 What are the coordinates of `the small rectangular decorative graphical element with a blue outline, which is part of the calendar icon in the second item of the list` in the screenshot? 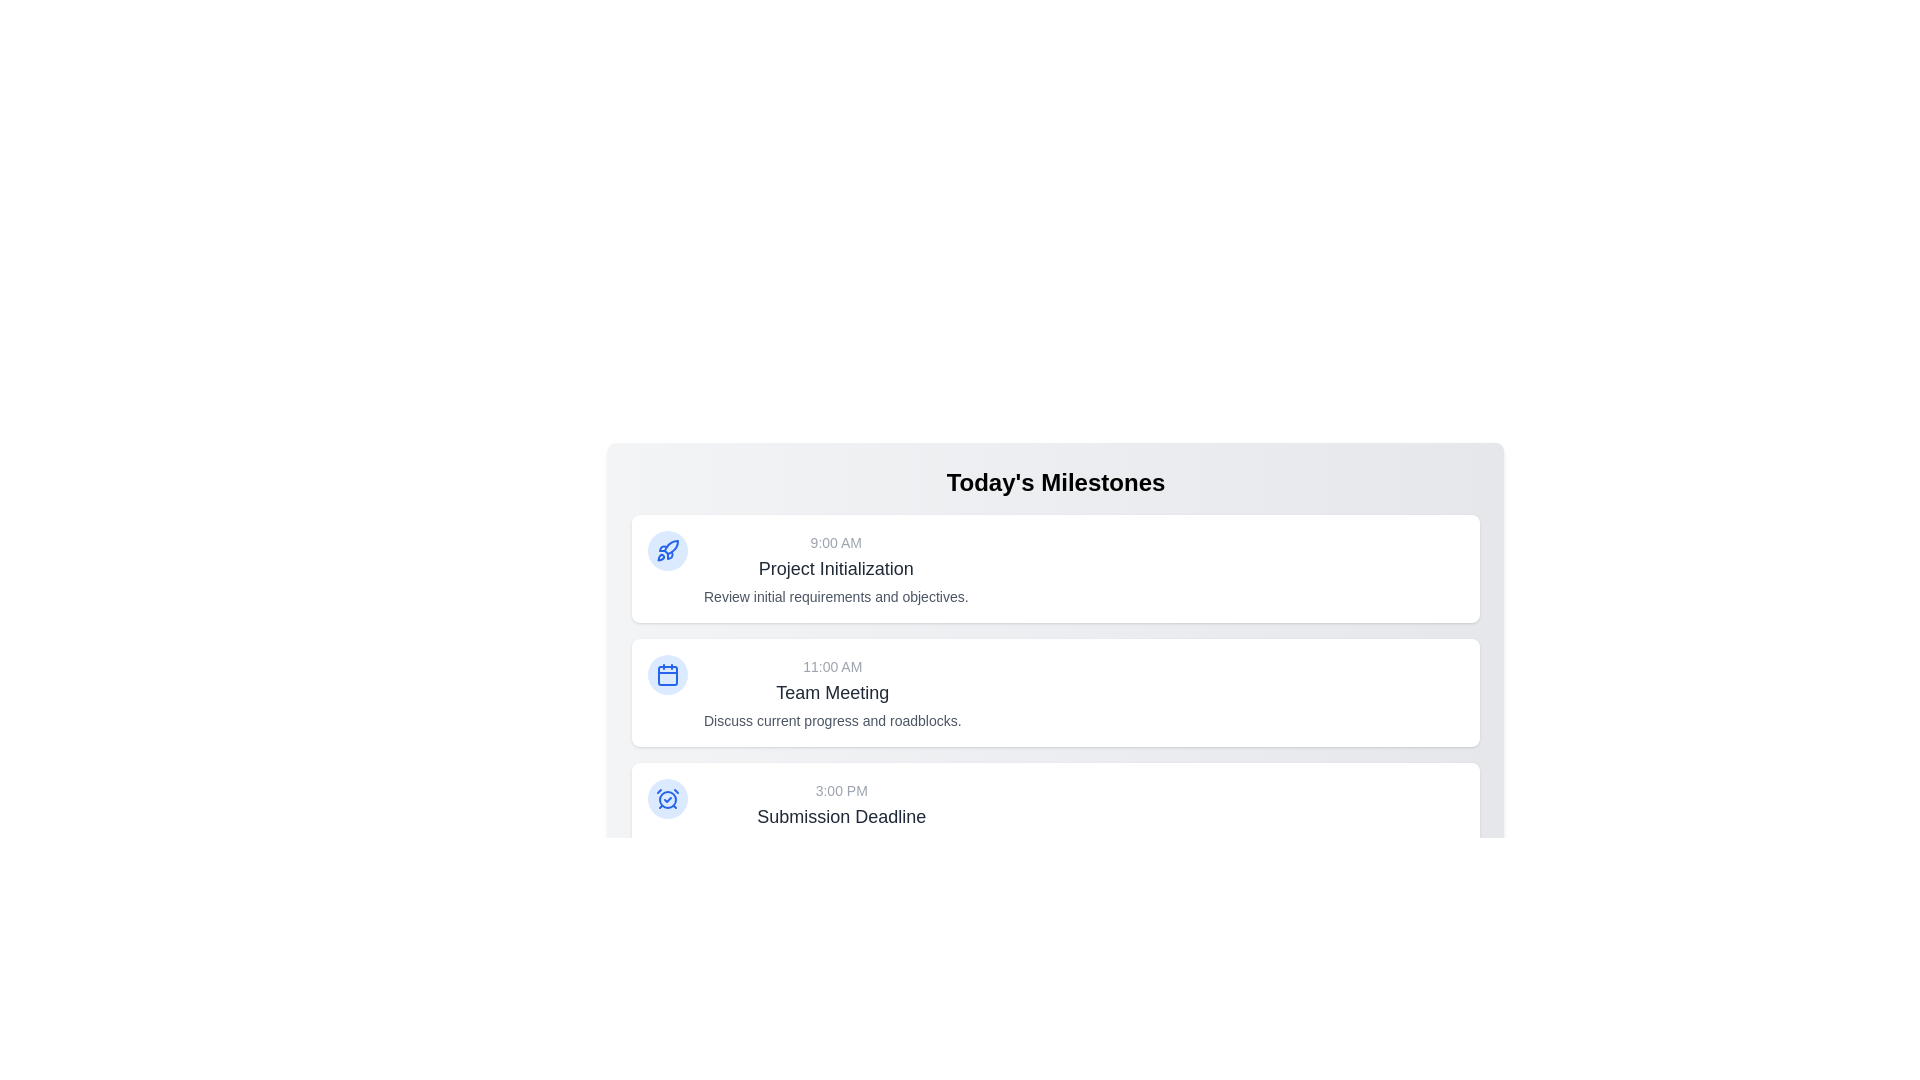 It's located at (667, 675).